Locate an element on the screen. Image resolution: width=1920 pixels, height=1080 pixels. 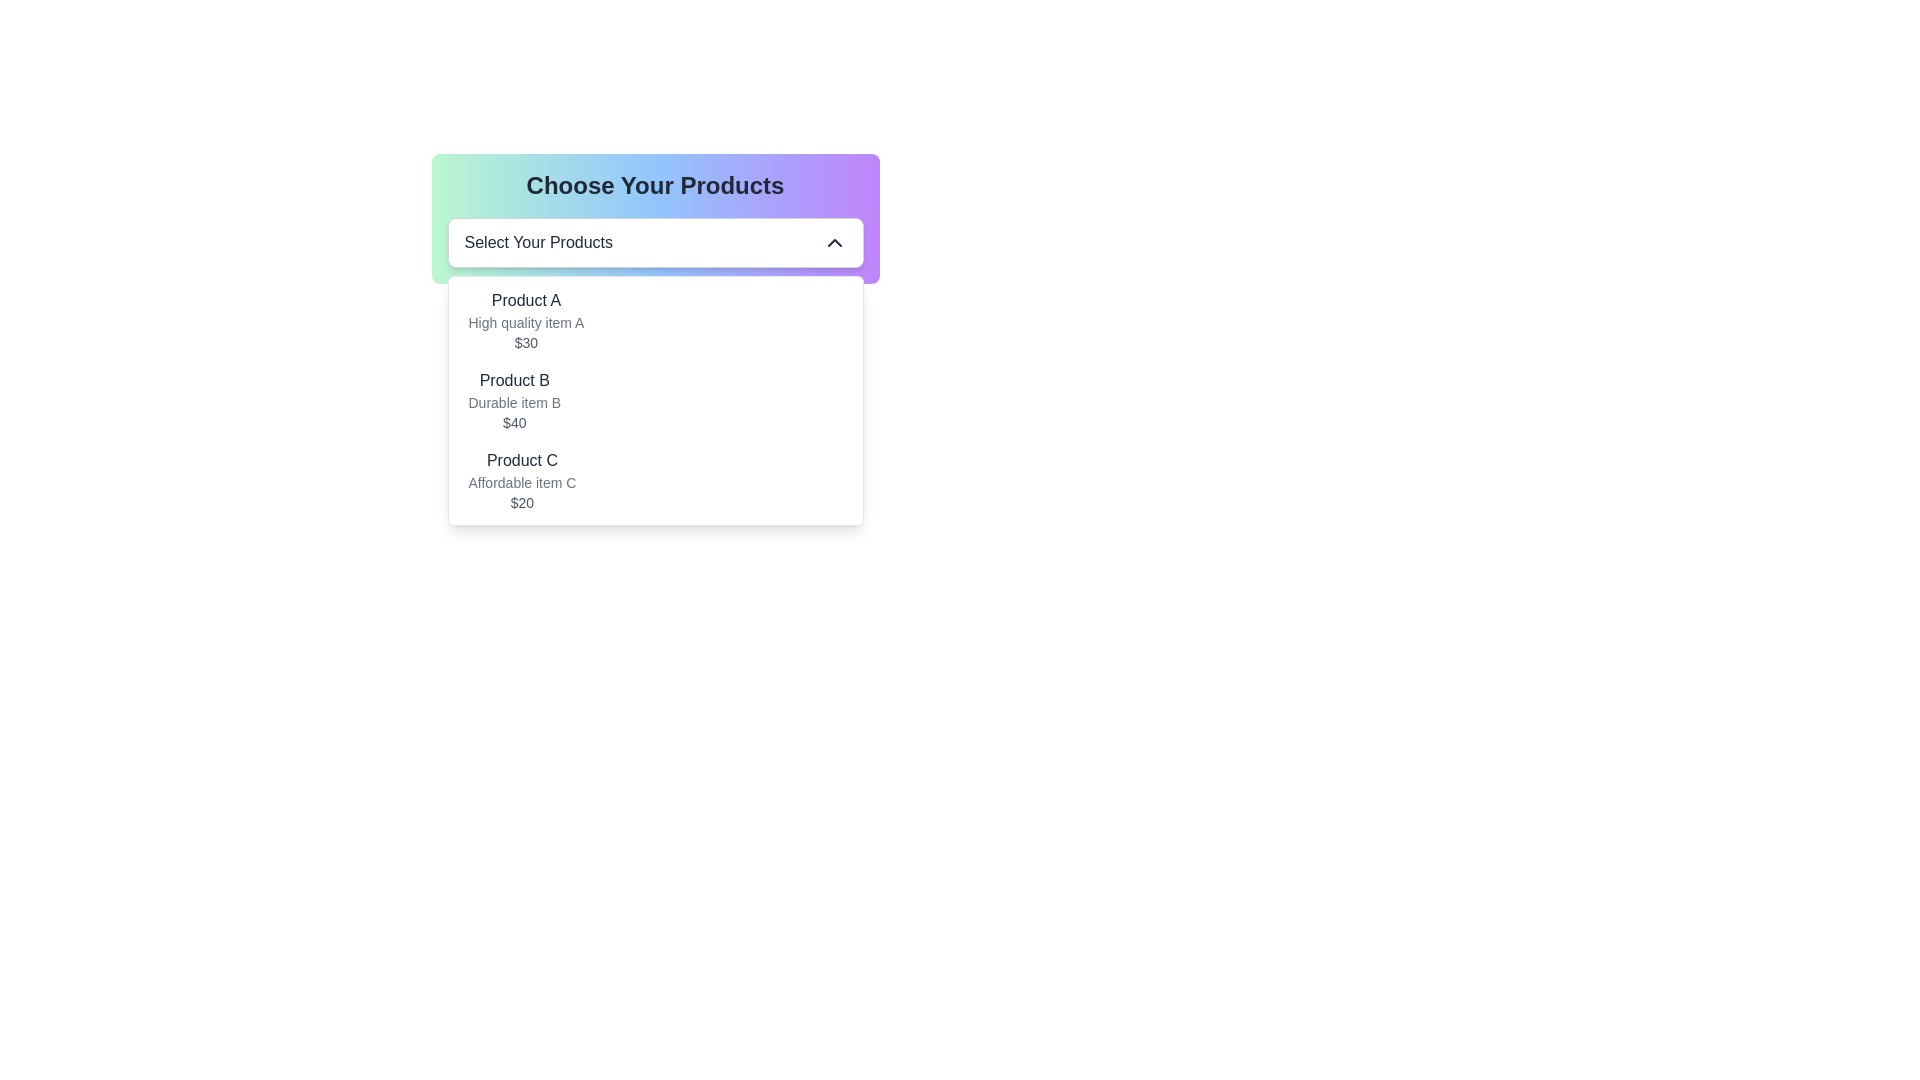
the descriptive text label located below 'Product A' and above '$30' in the dropdown menu interface is located at coordinates (526, 322).